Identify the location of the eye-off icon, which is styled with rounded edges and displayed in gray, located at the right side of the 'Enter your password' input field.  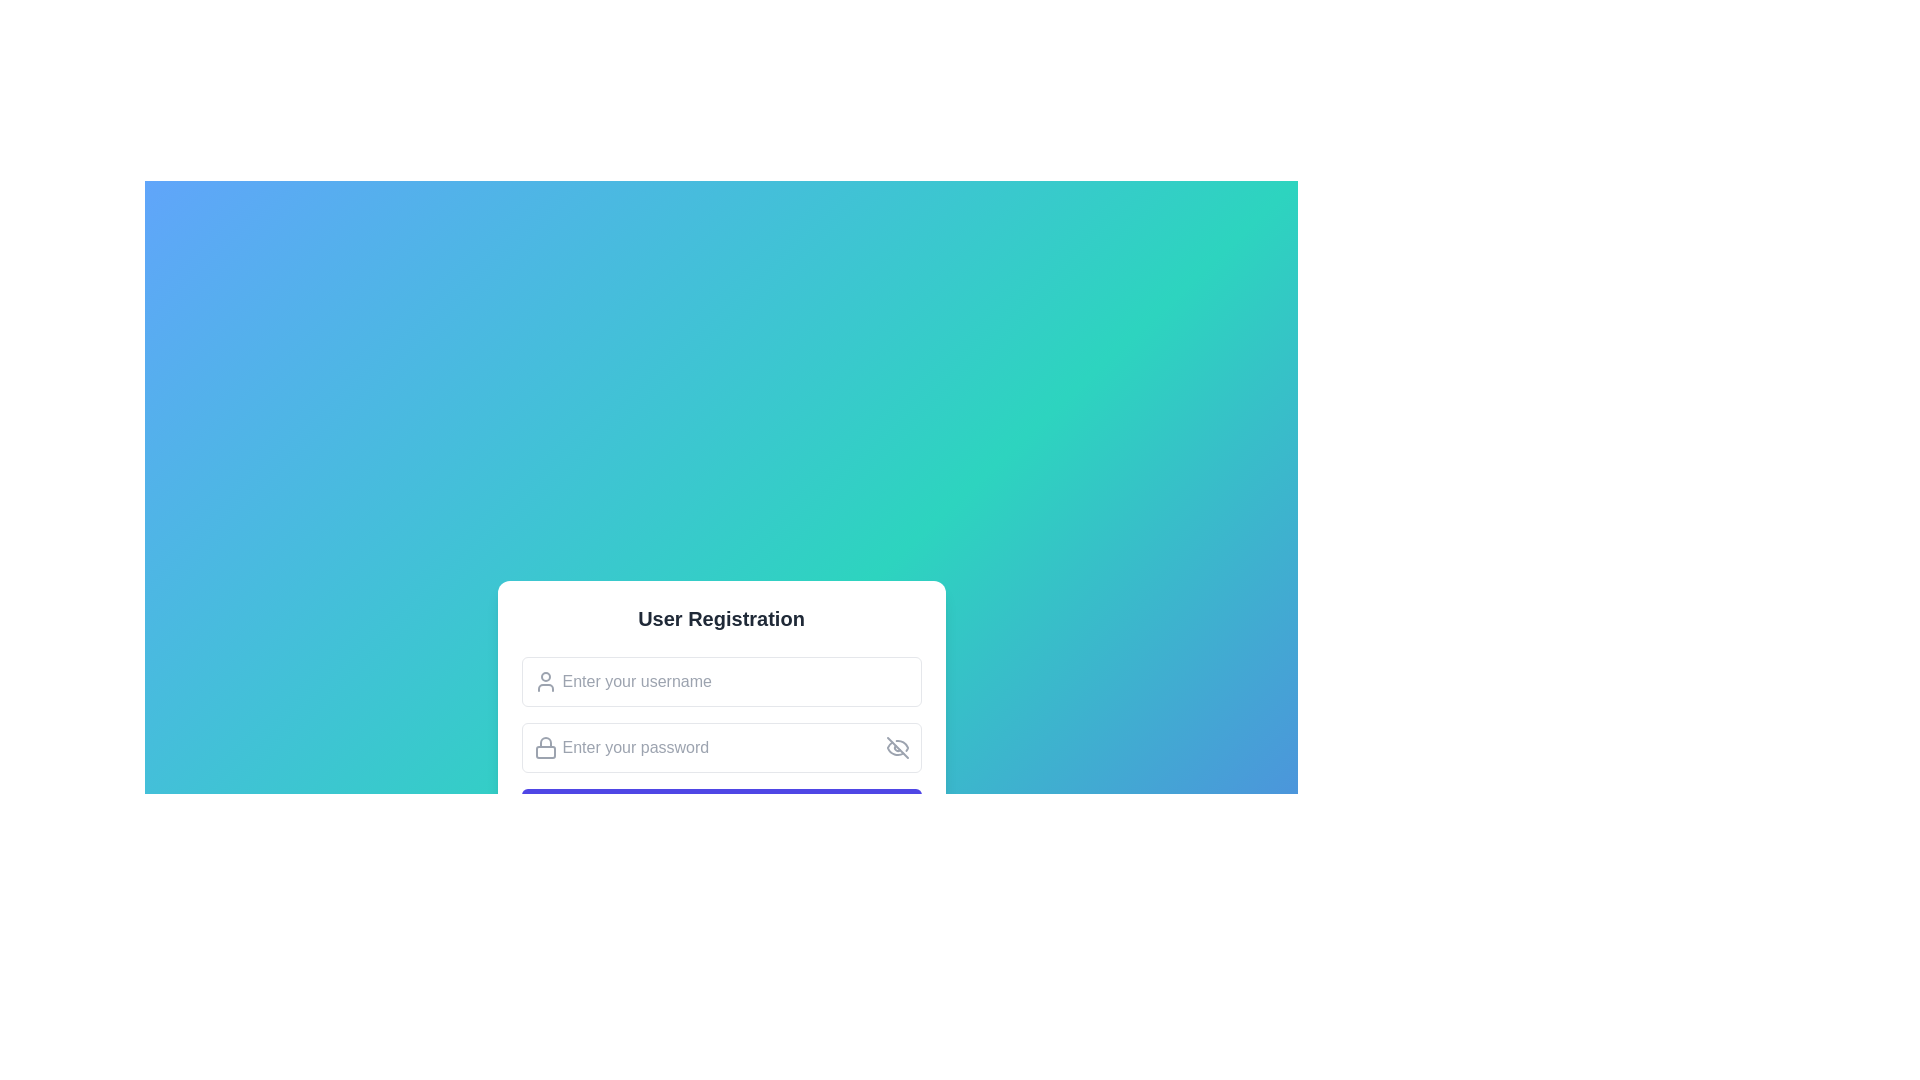
(896, 748).